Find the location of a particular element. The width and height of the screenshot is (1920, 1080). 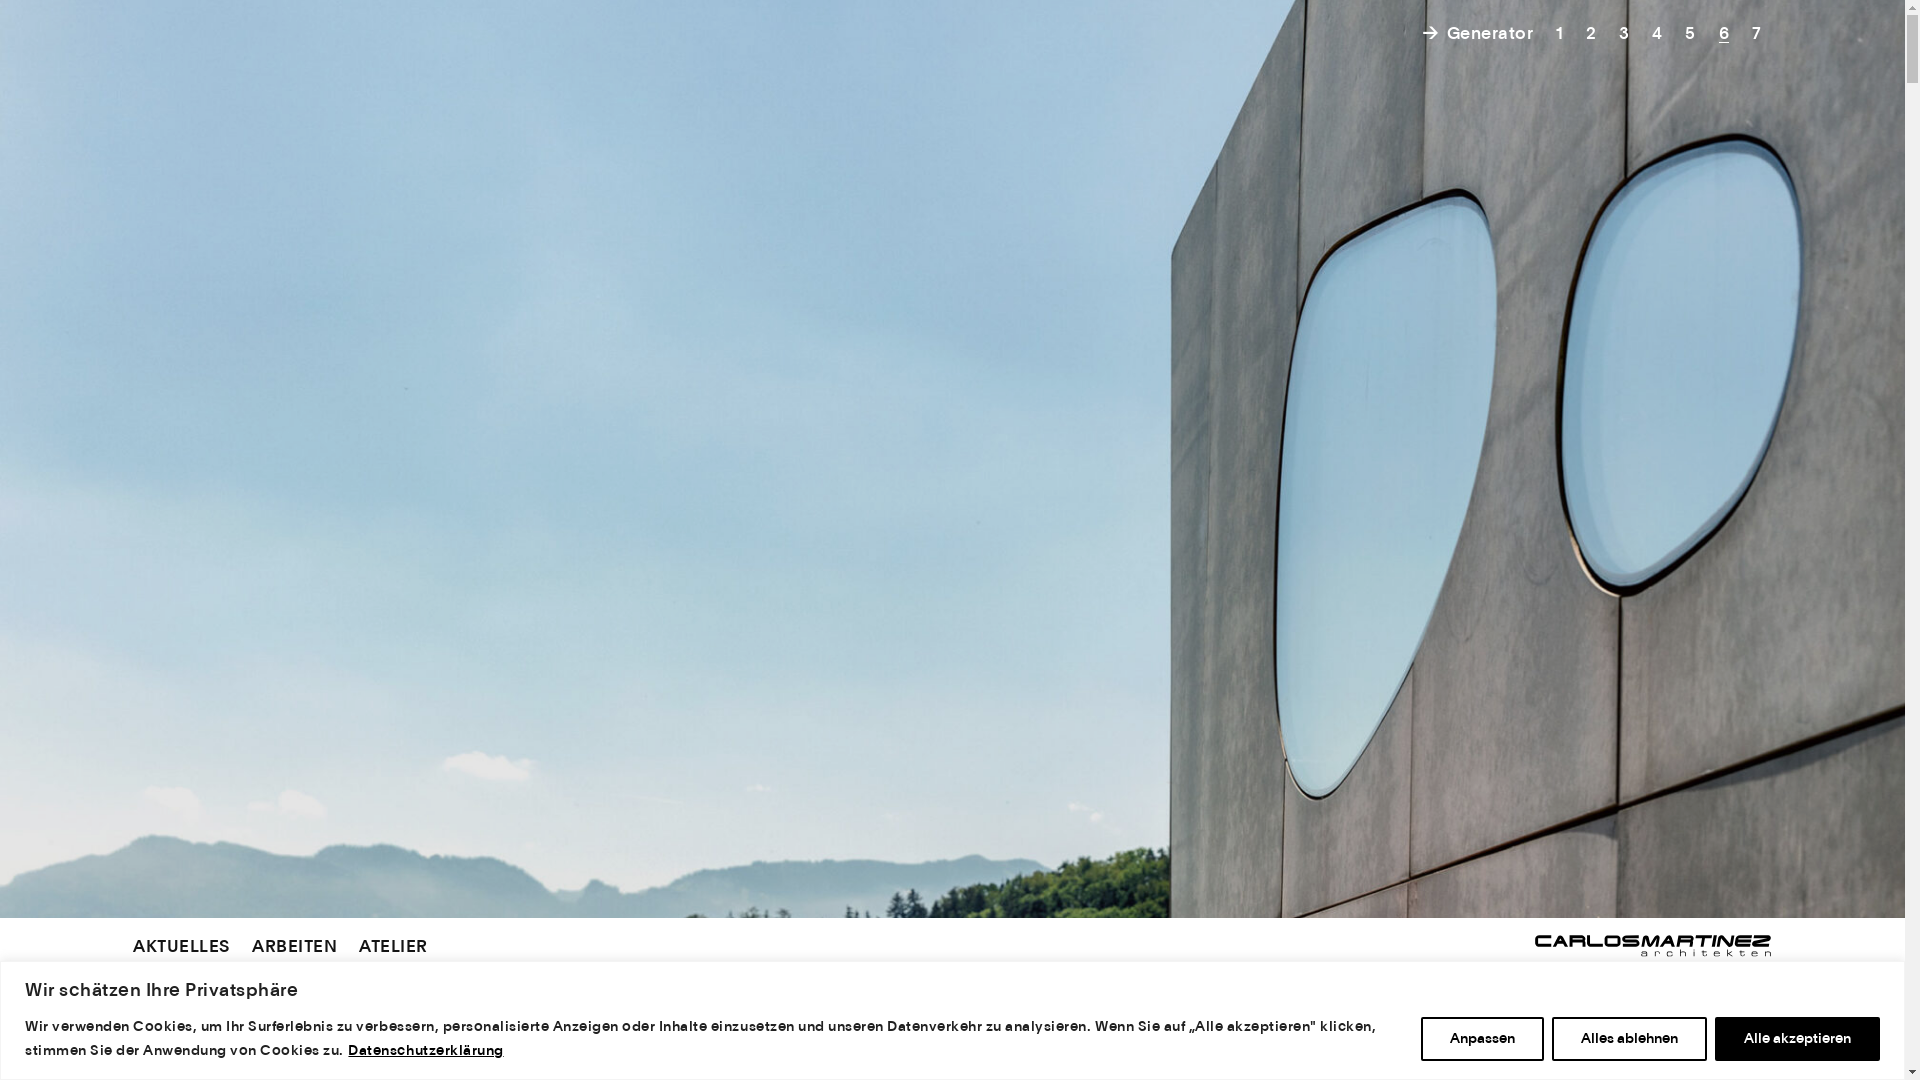

'7' is located at coordinates (1754, 34).